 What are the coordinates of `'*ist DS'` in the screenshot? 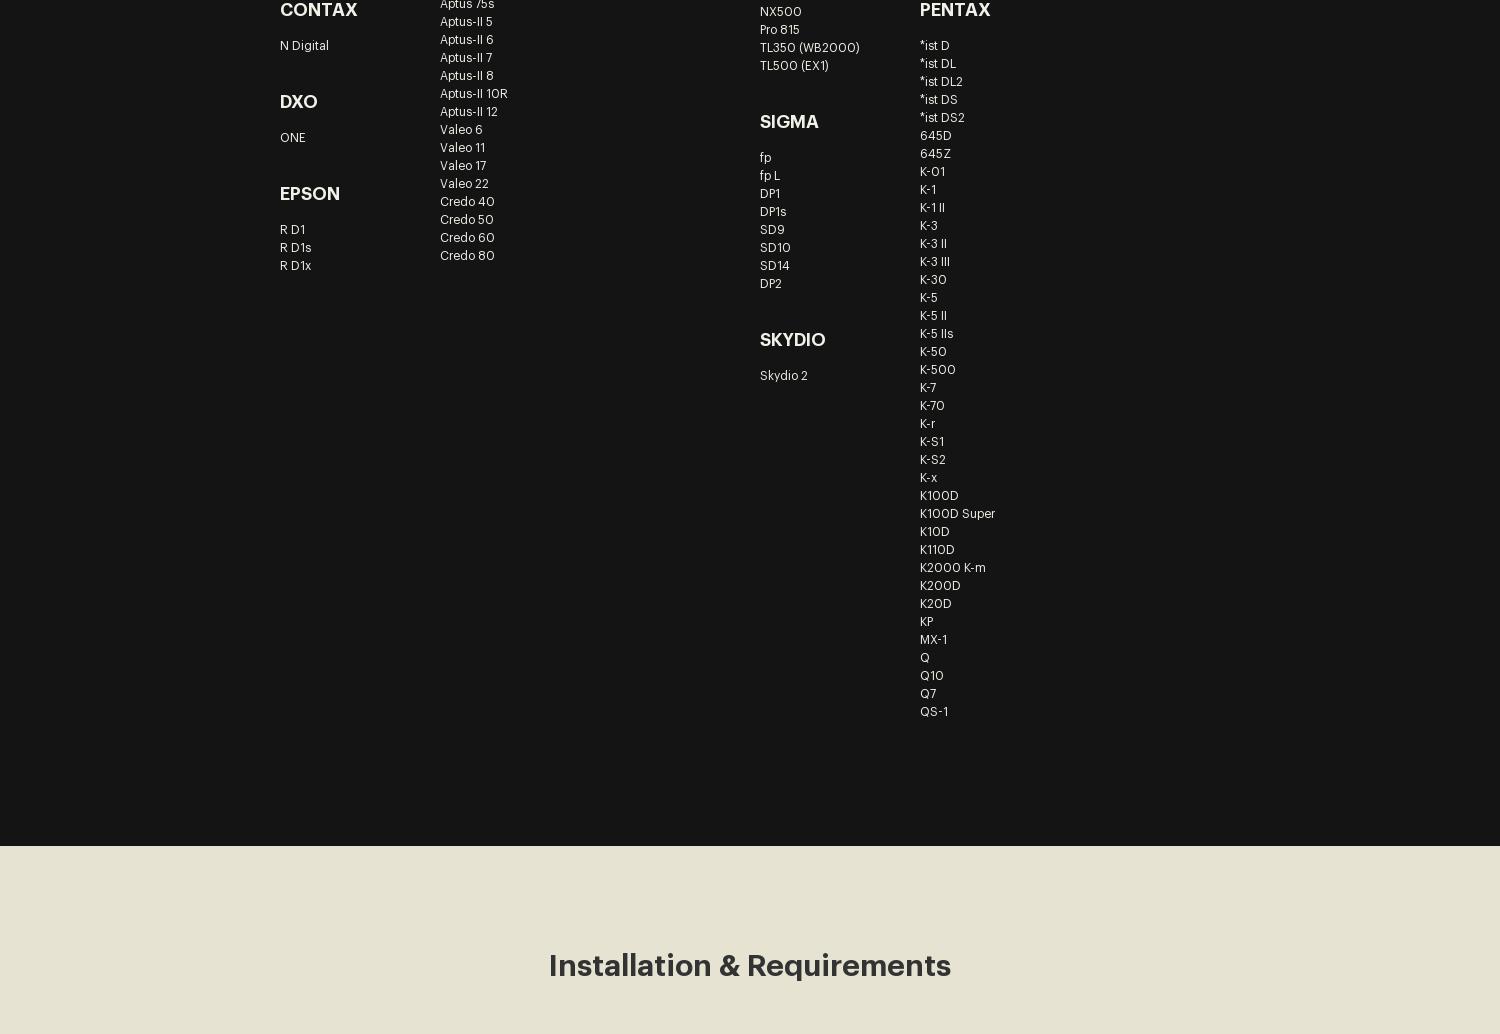 It's located at (937, 99).